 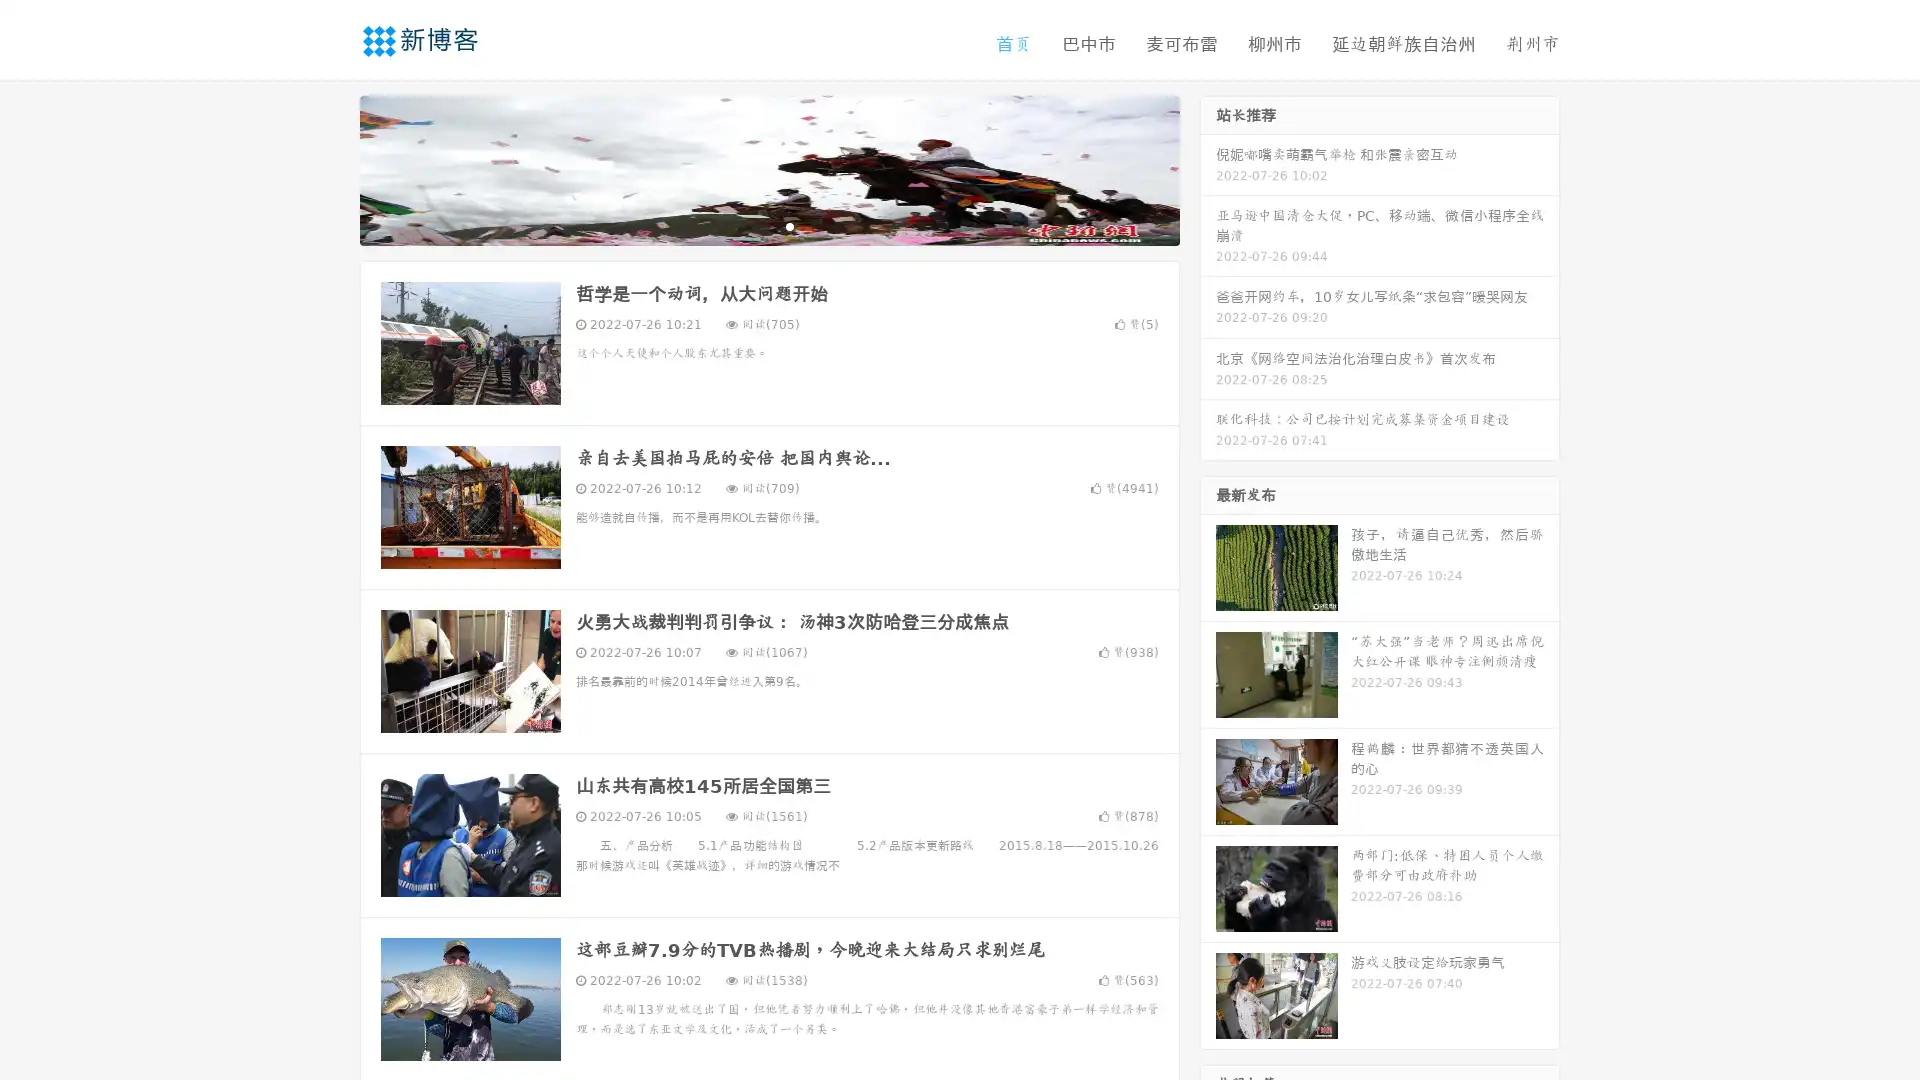 What do you see at coordinates (330, 168) in the screenshot?
I see `Previous slide` at bounding box center [330, 168].